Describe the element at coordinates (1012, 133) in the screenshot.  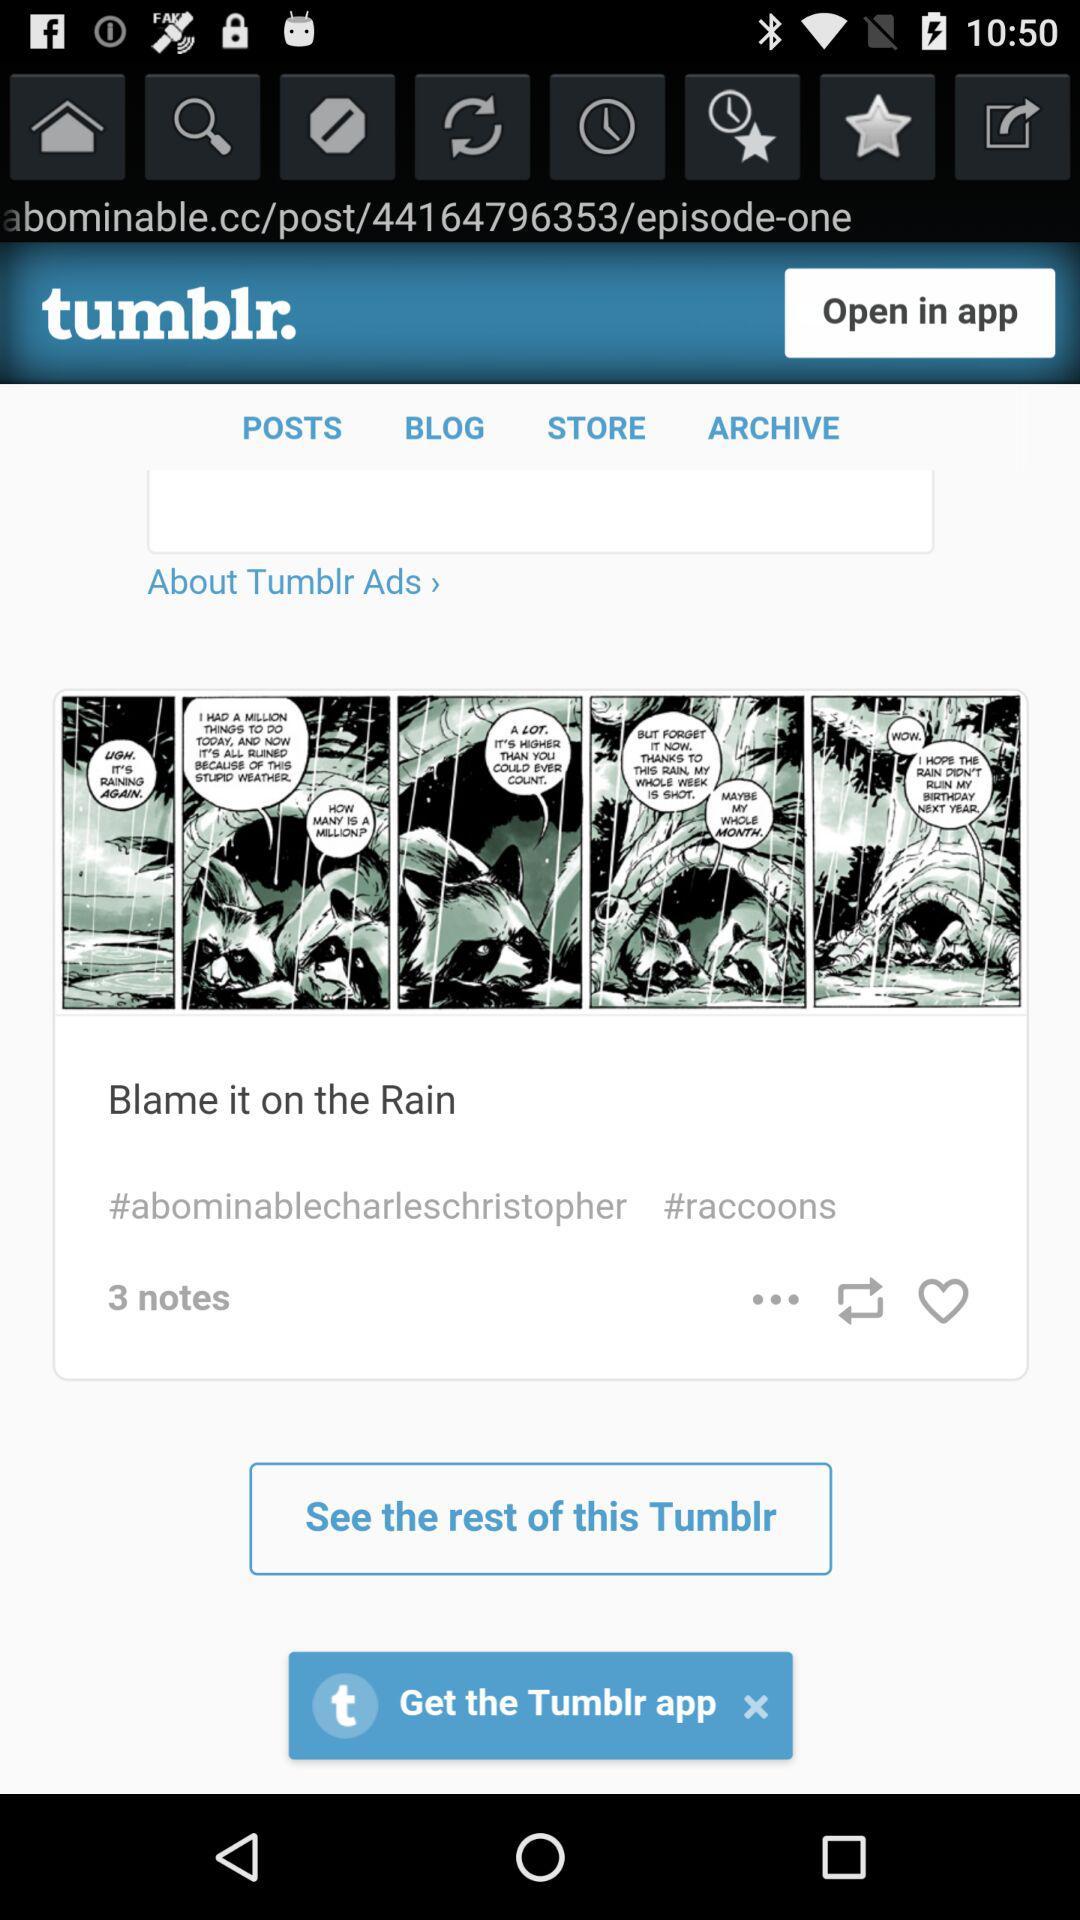
I see `the launch icon` at that location.